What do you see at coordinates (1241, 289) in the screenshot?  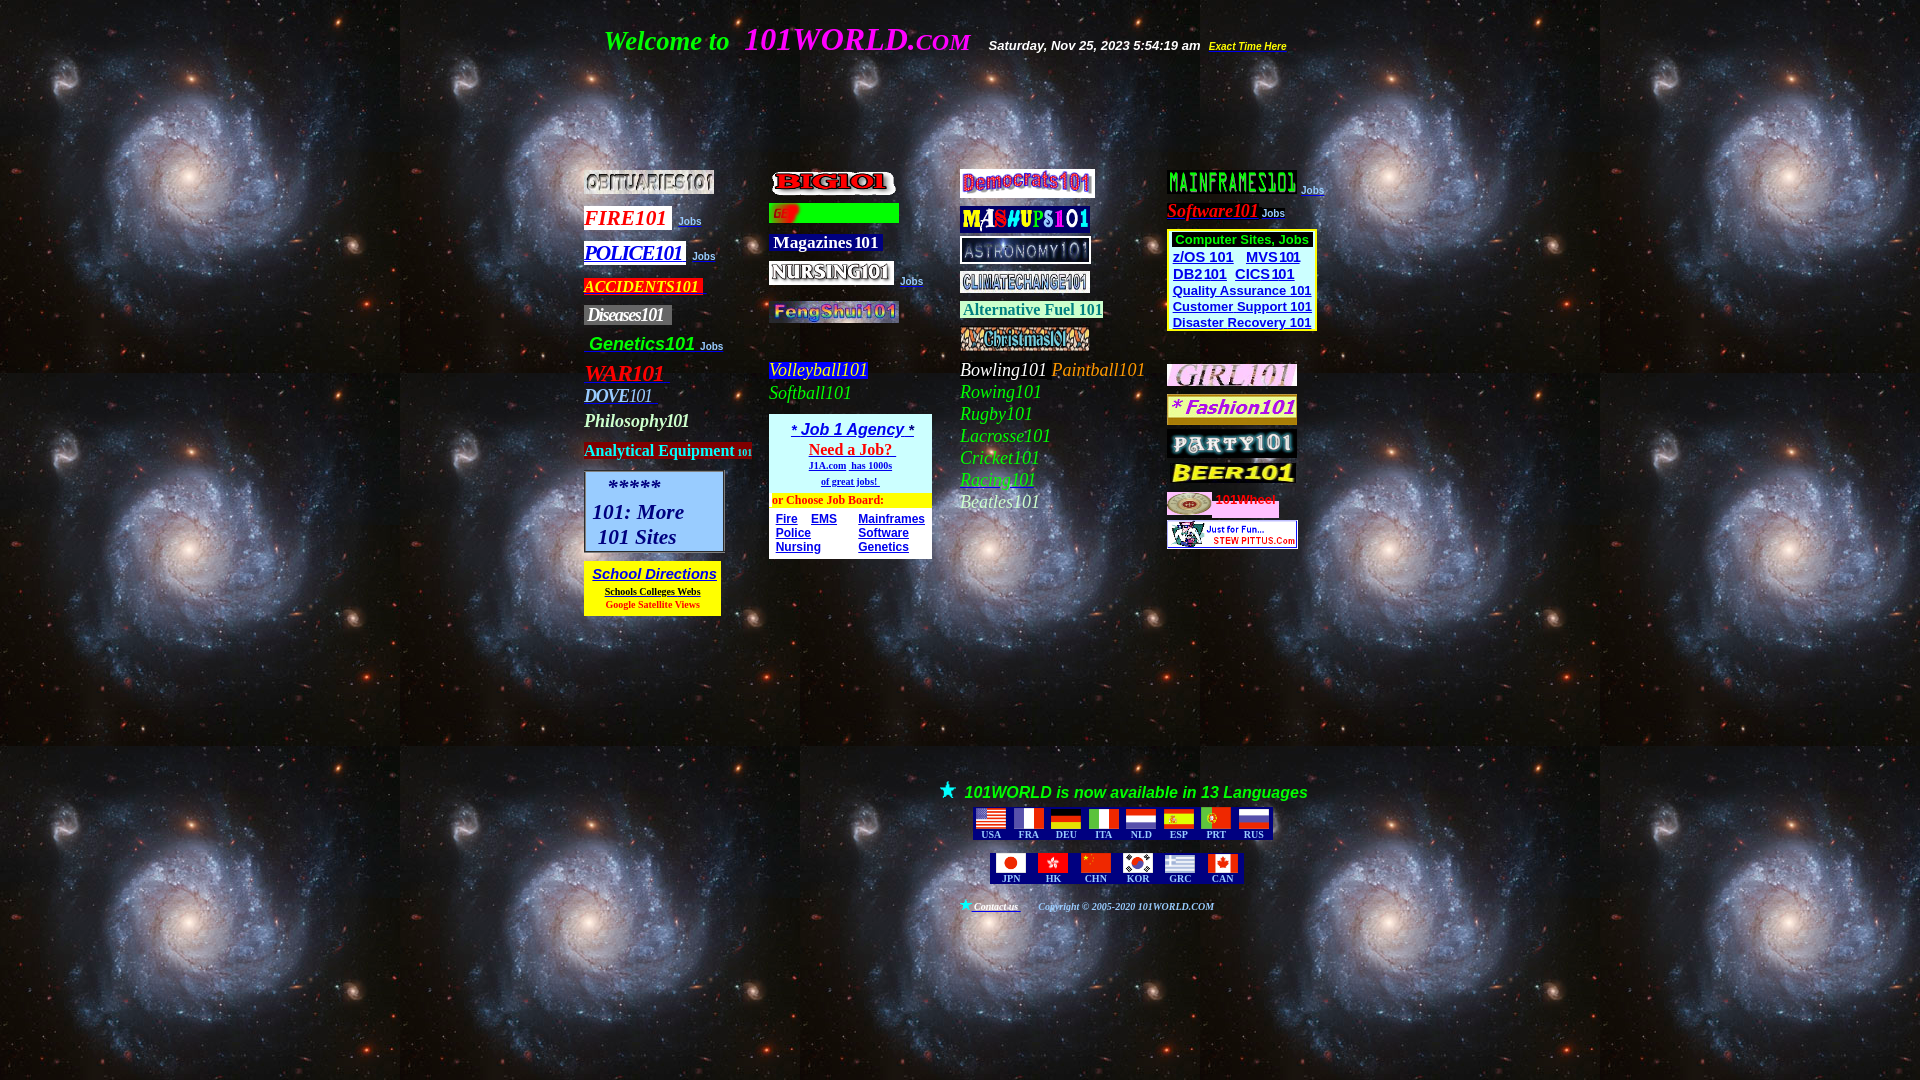 I see `'Quality Assurance 101'` at bounding box center [1241, 289].